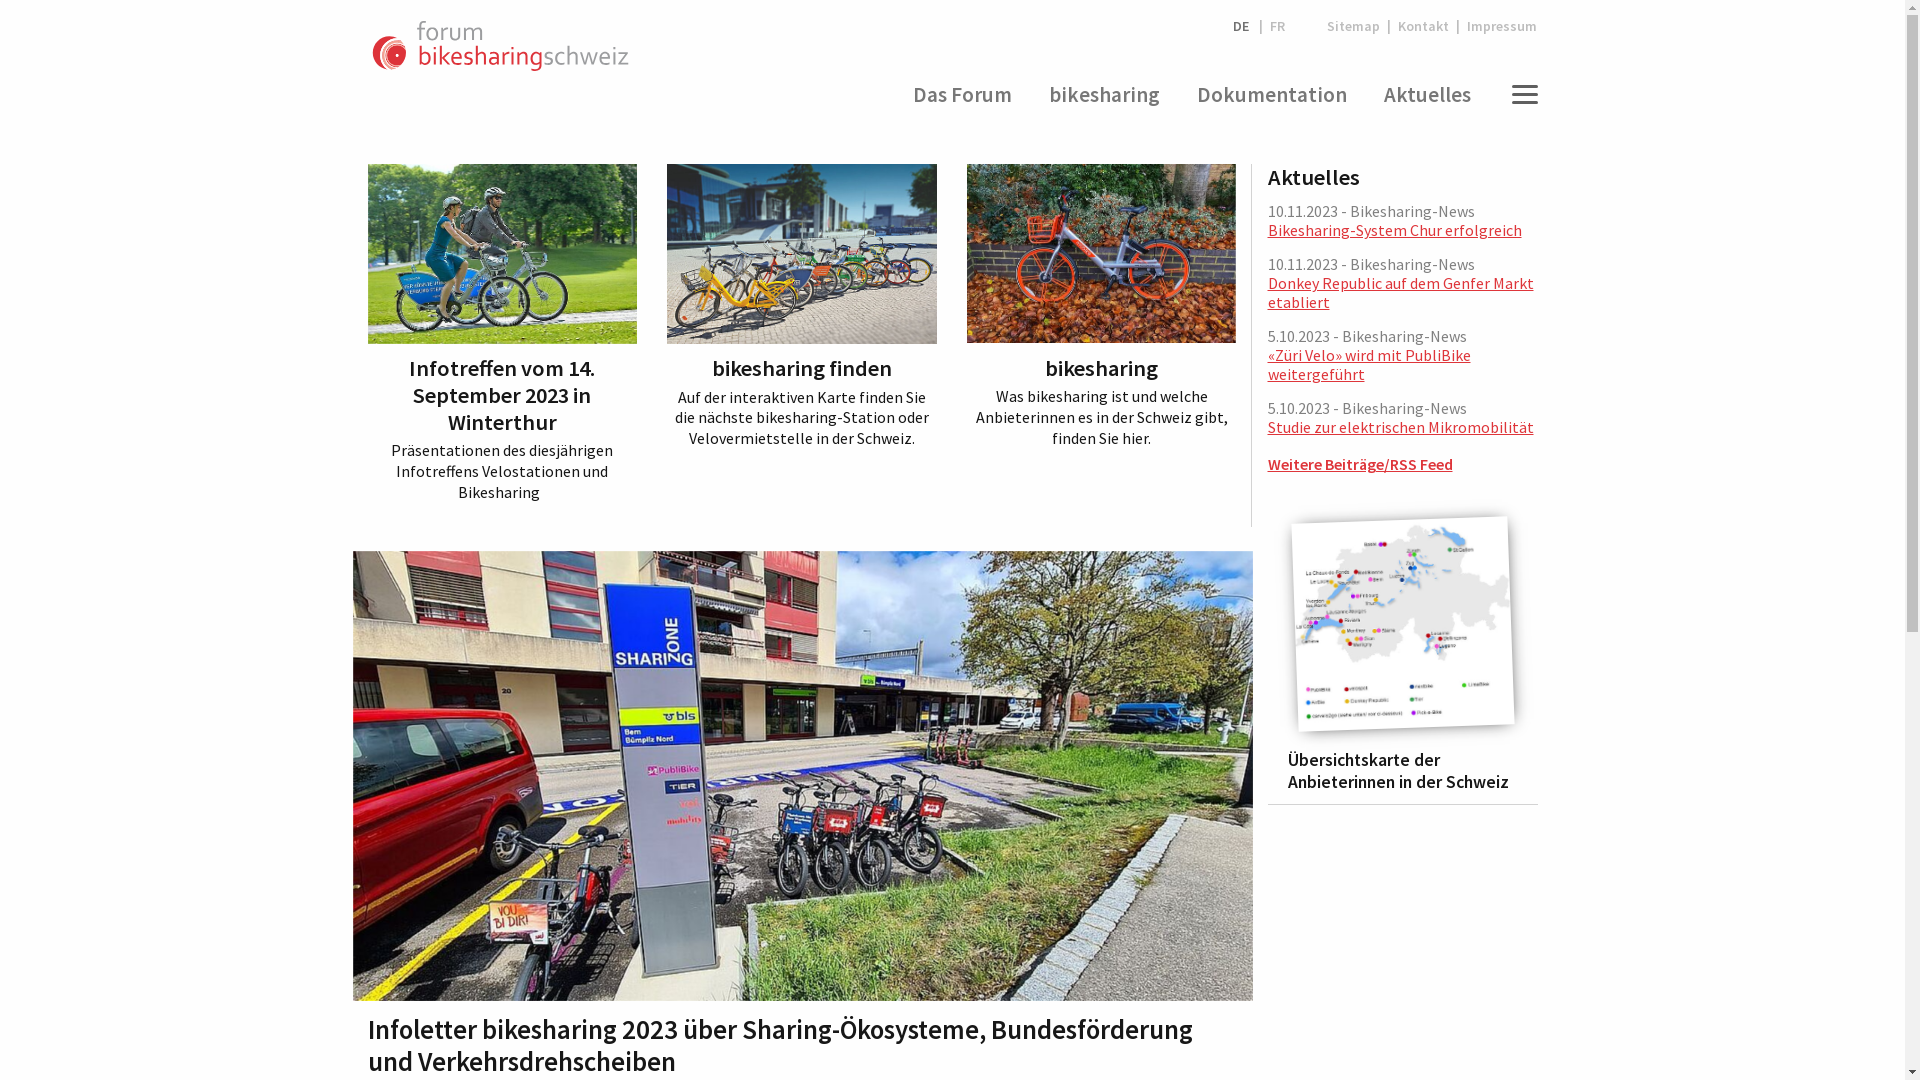 The width and height of the screenshot is (1920, 1080). Describe the element at coordinates (1390, 26) in the screenshot. I see `'Kontakt'` at that location.